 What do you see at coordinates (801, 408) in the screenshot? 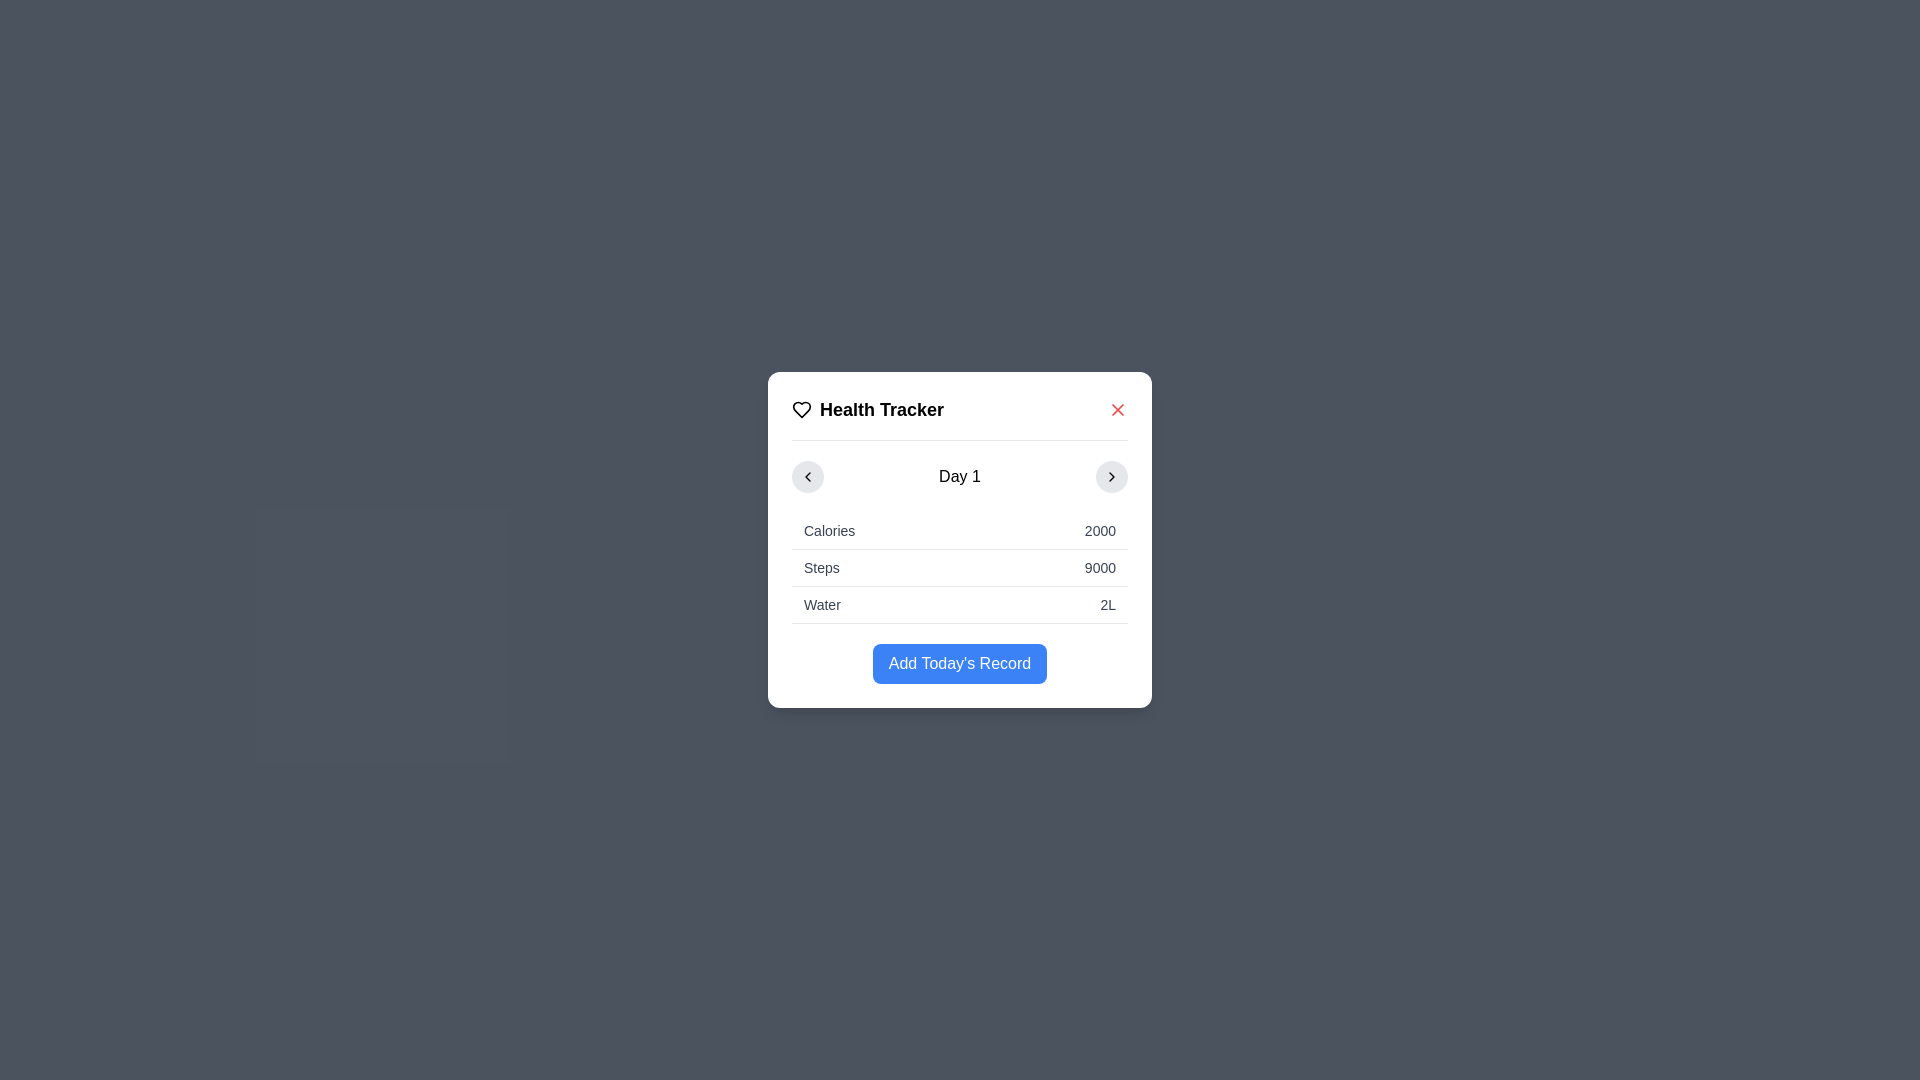
I see `the Heart icon located in the top-left portion of the dialog's header area to interact with it` at bounding box center [801, 408].